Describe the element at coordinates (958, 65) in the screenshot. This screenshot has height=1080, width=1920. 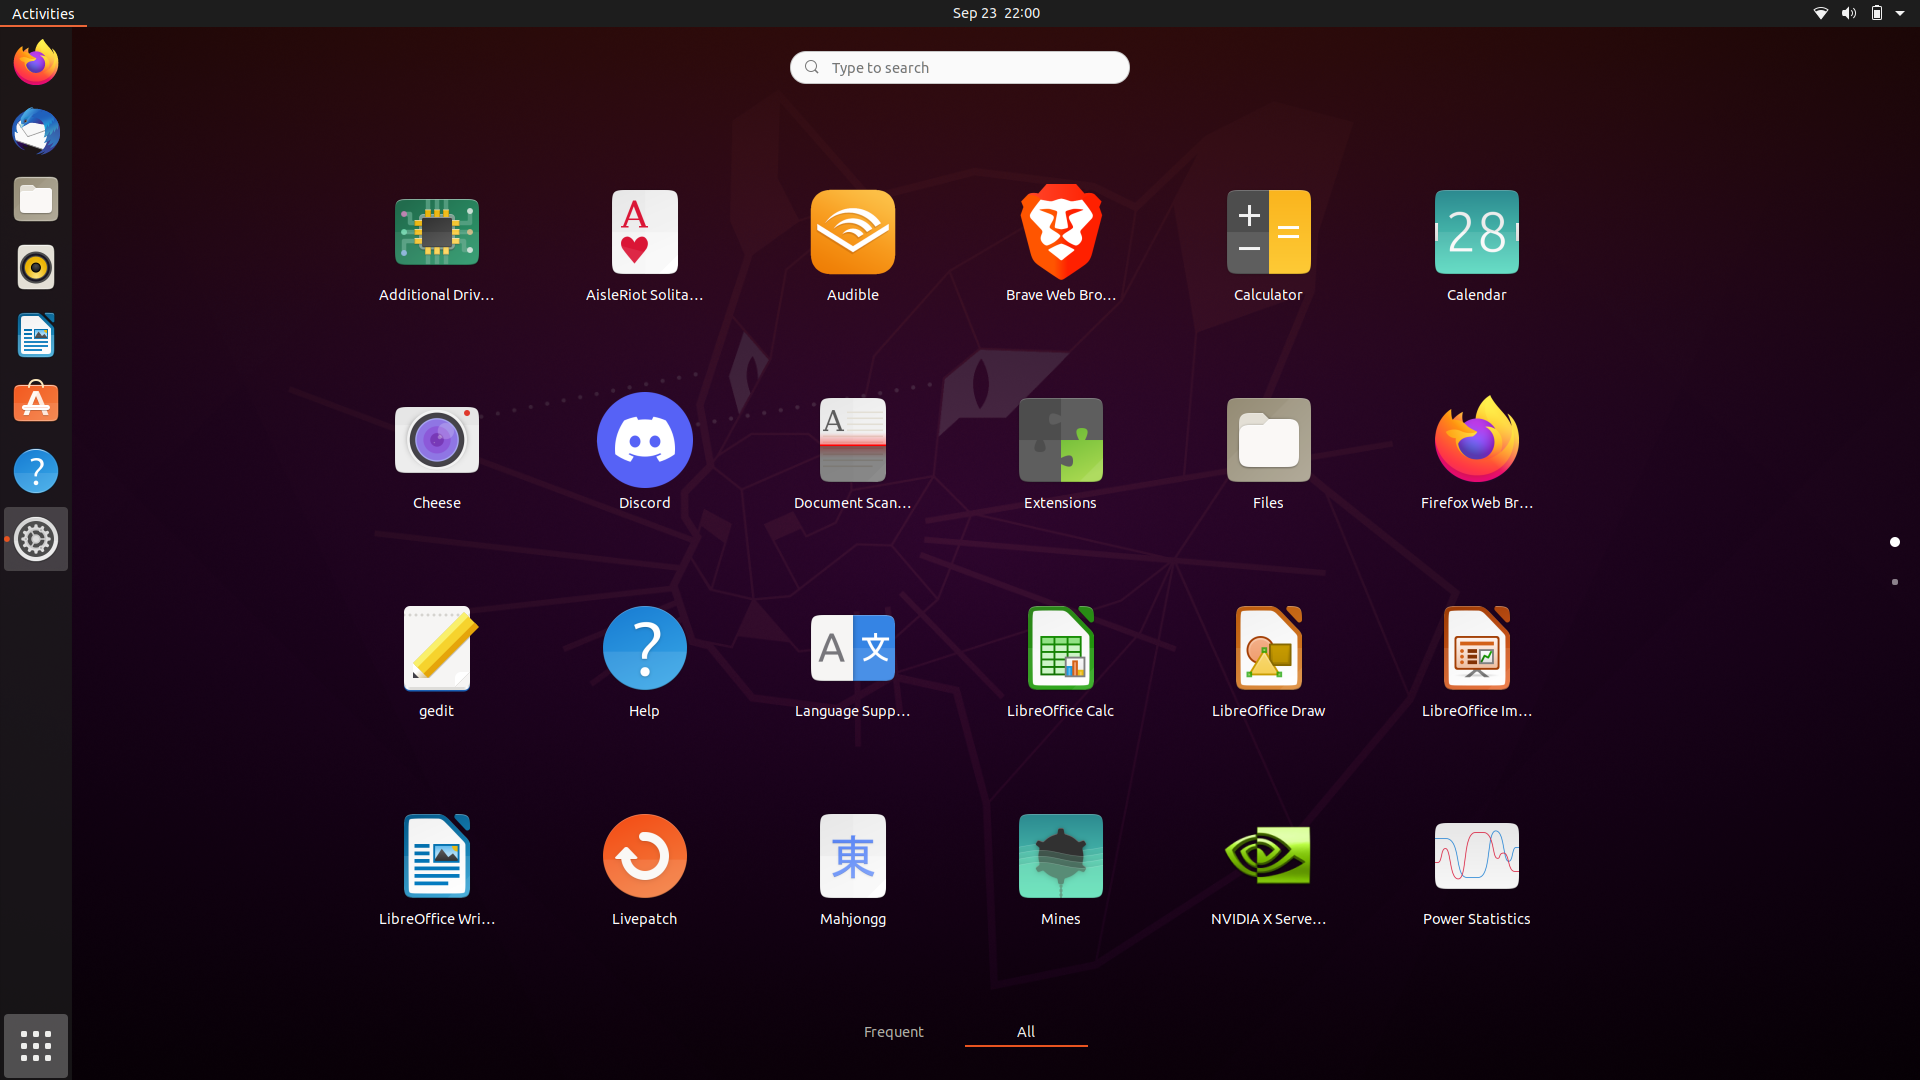
I see `search for "Movies` at that location.